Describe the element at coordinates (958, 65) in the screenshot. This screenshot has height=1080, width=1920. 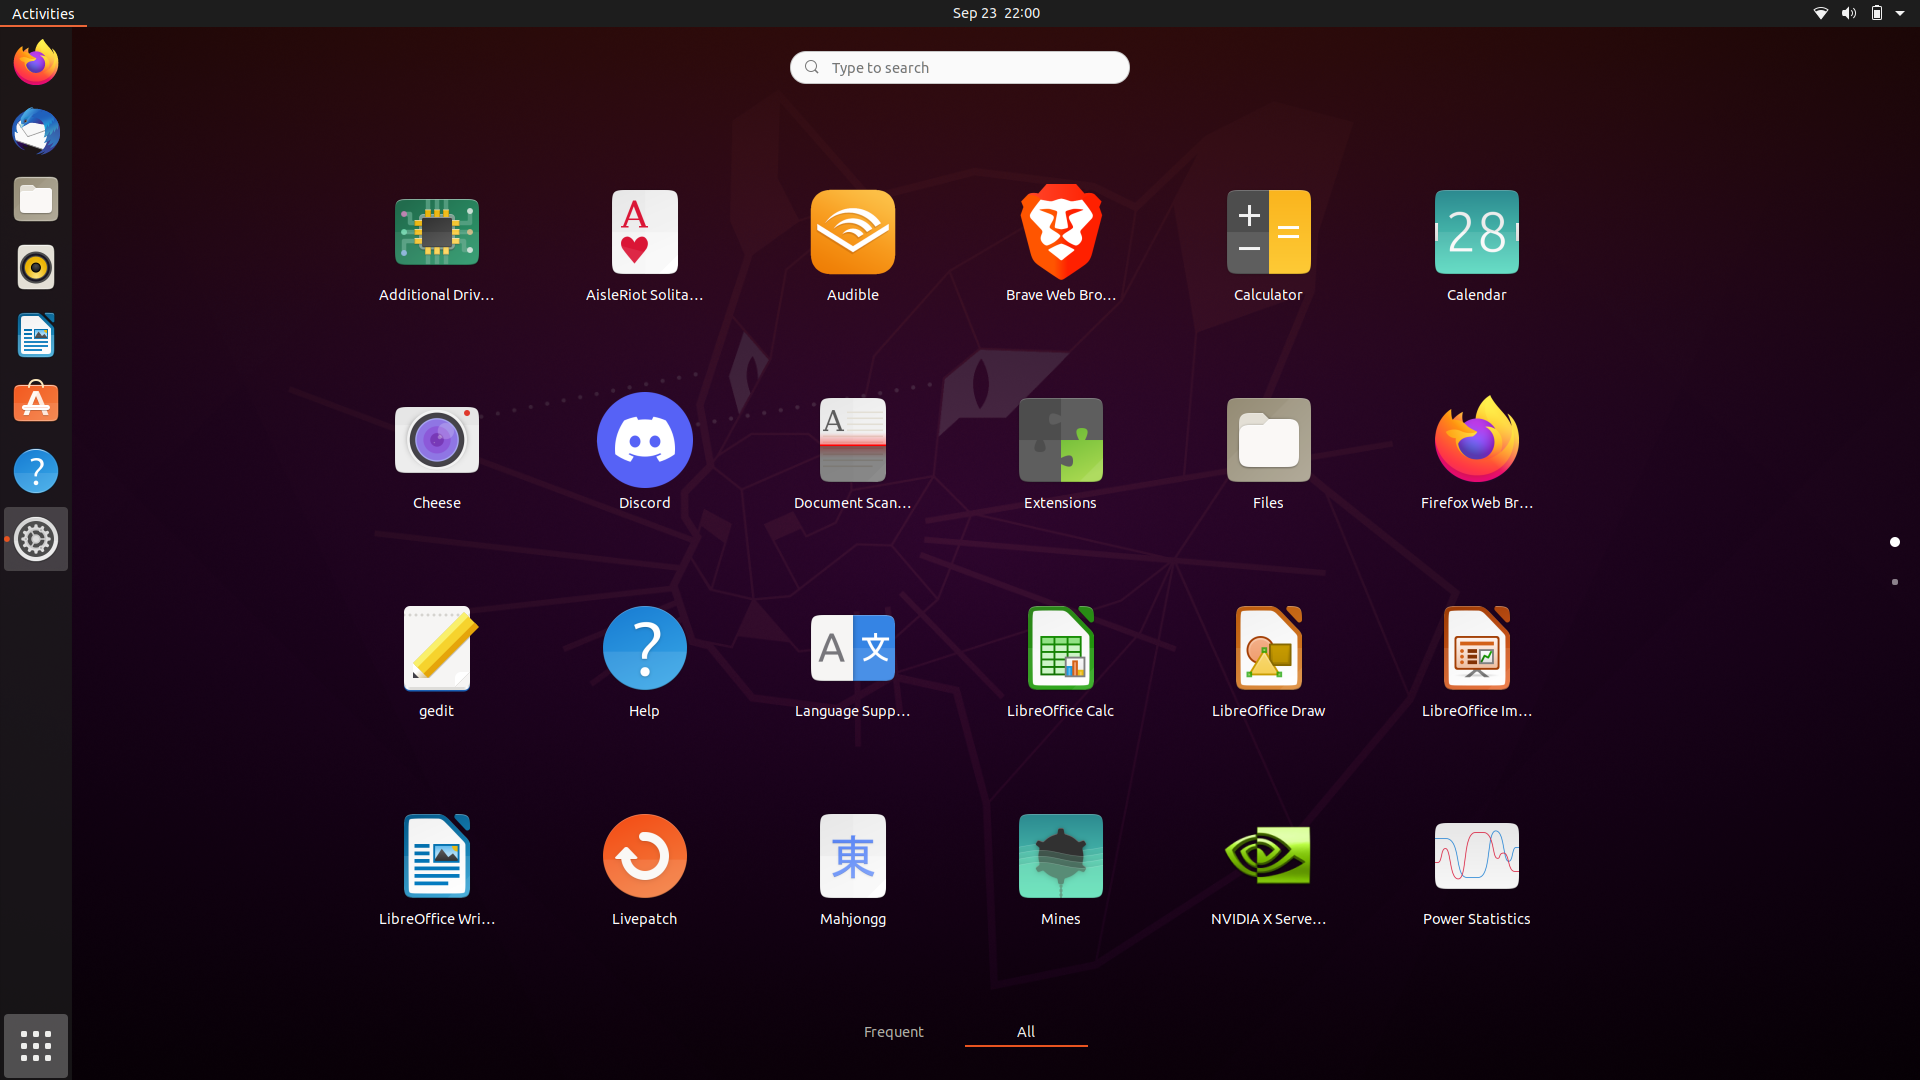
I see `search for "Movies` at that location.